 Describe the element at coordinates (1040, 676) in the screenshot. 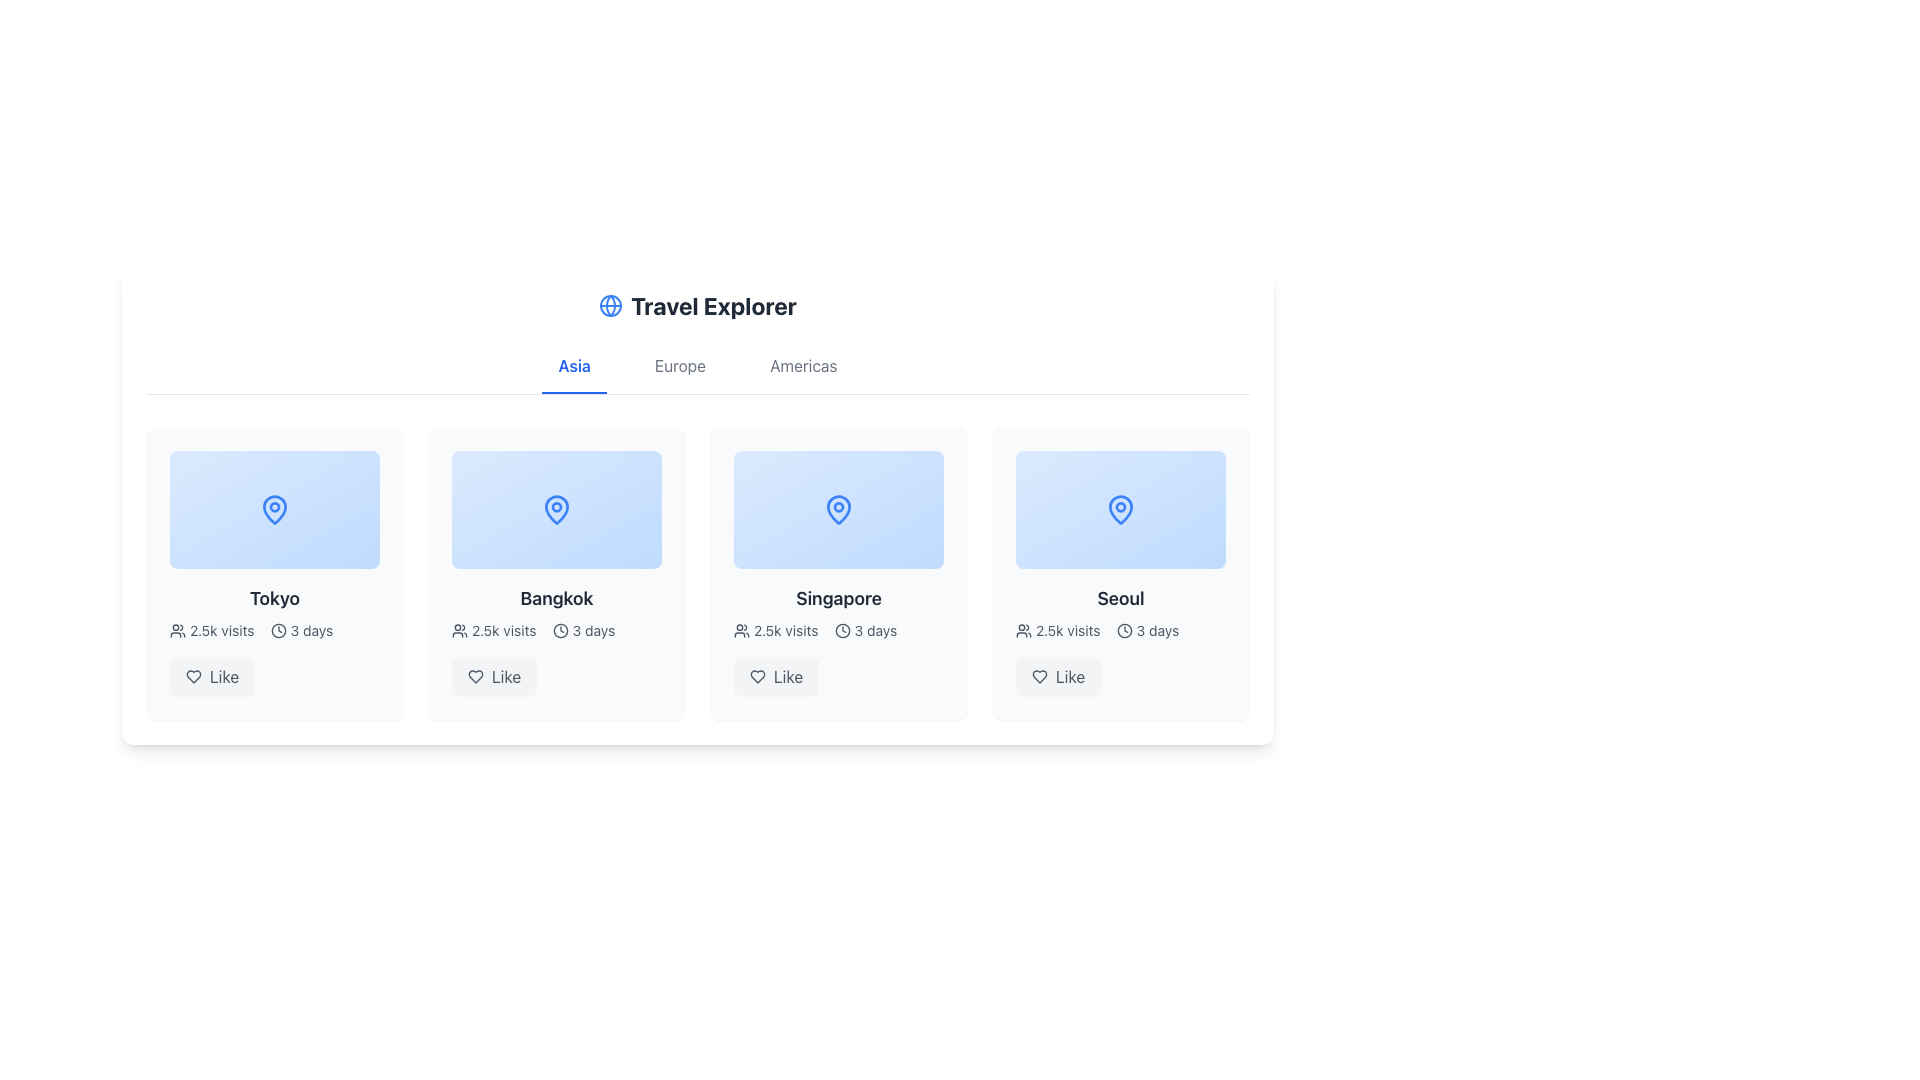

I see `the heart-shaped vector graphic icon located` at that location.